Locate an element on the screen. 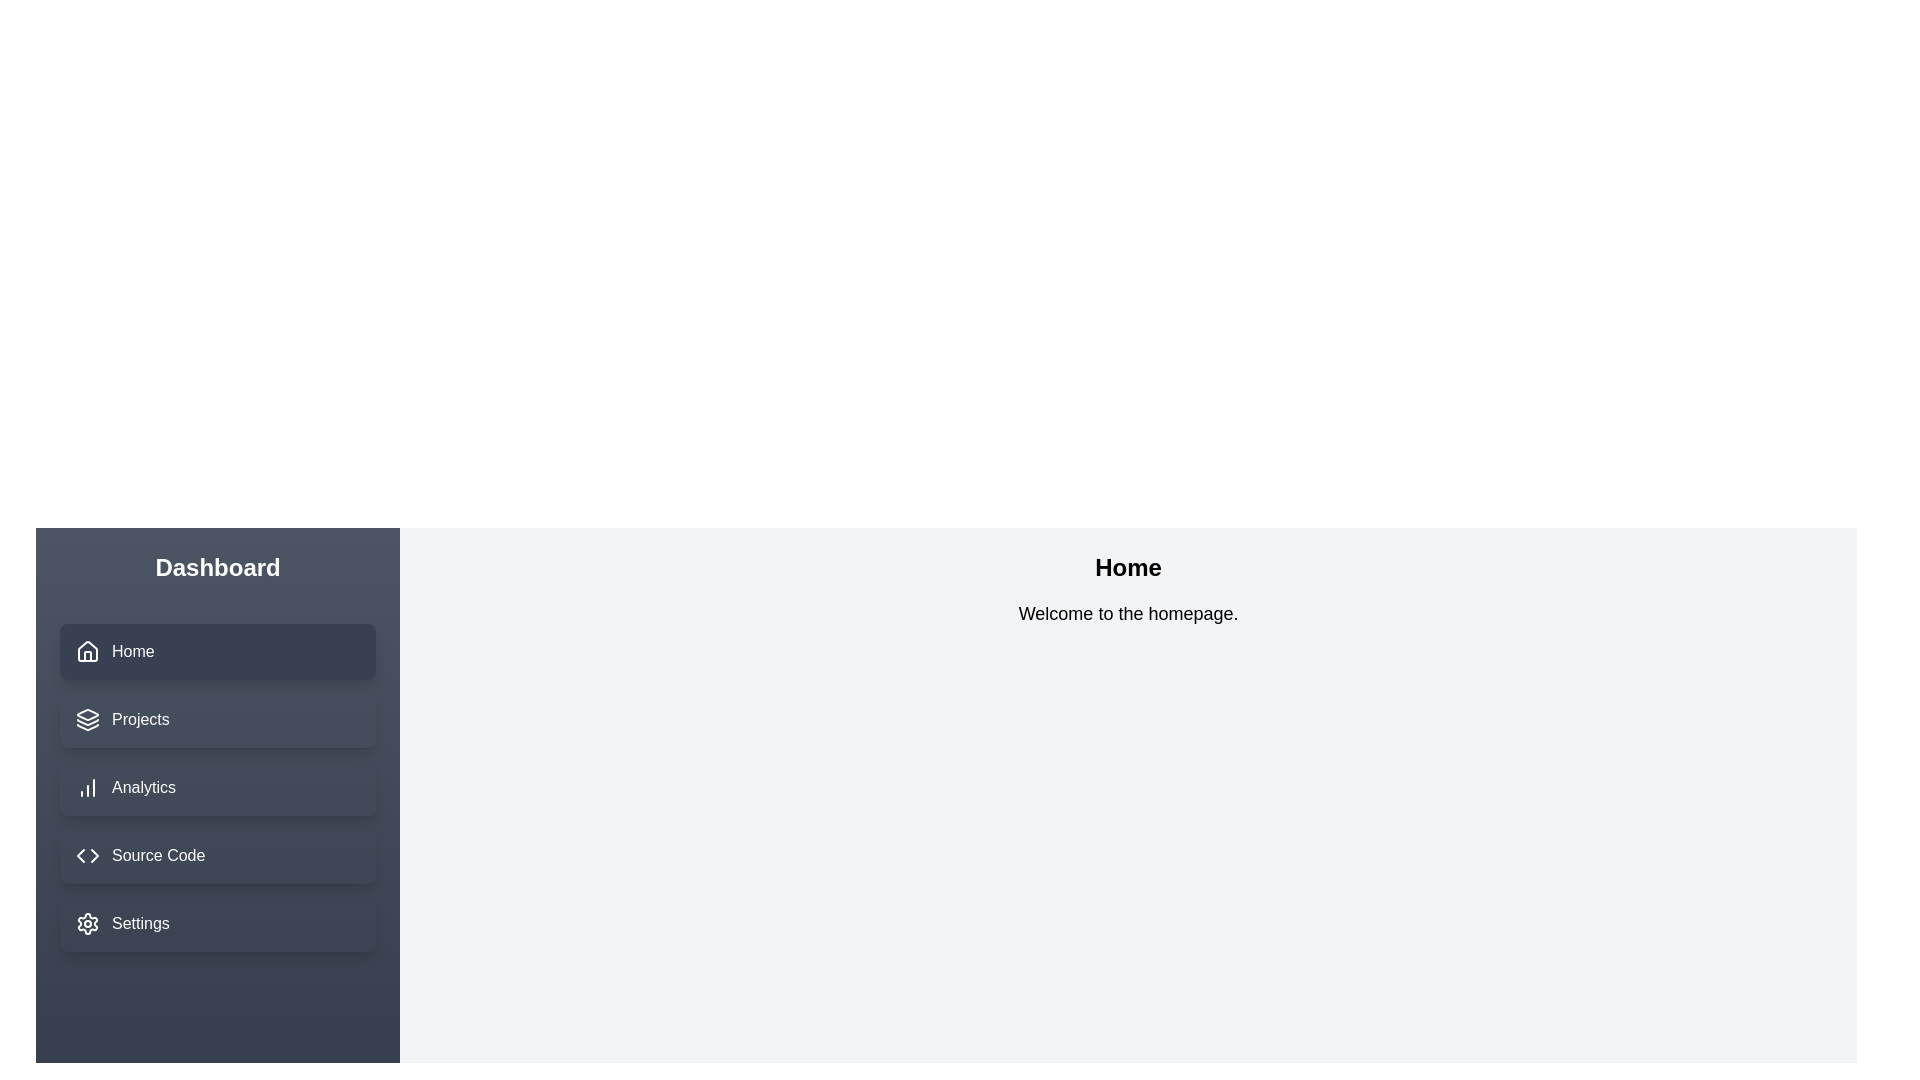 Image resolution: width=1920 pixels, height=1080 pixels. the 'Analytics' button is located at coordinates (218, 786).